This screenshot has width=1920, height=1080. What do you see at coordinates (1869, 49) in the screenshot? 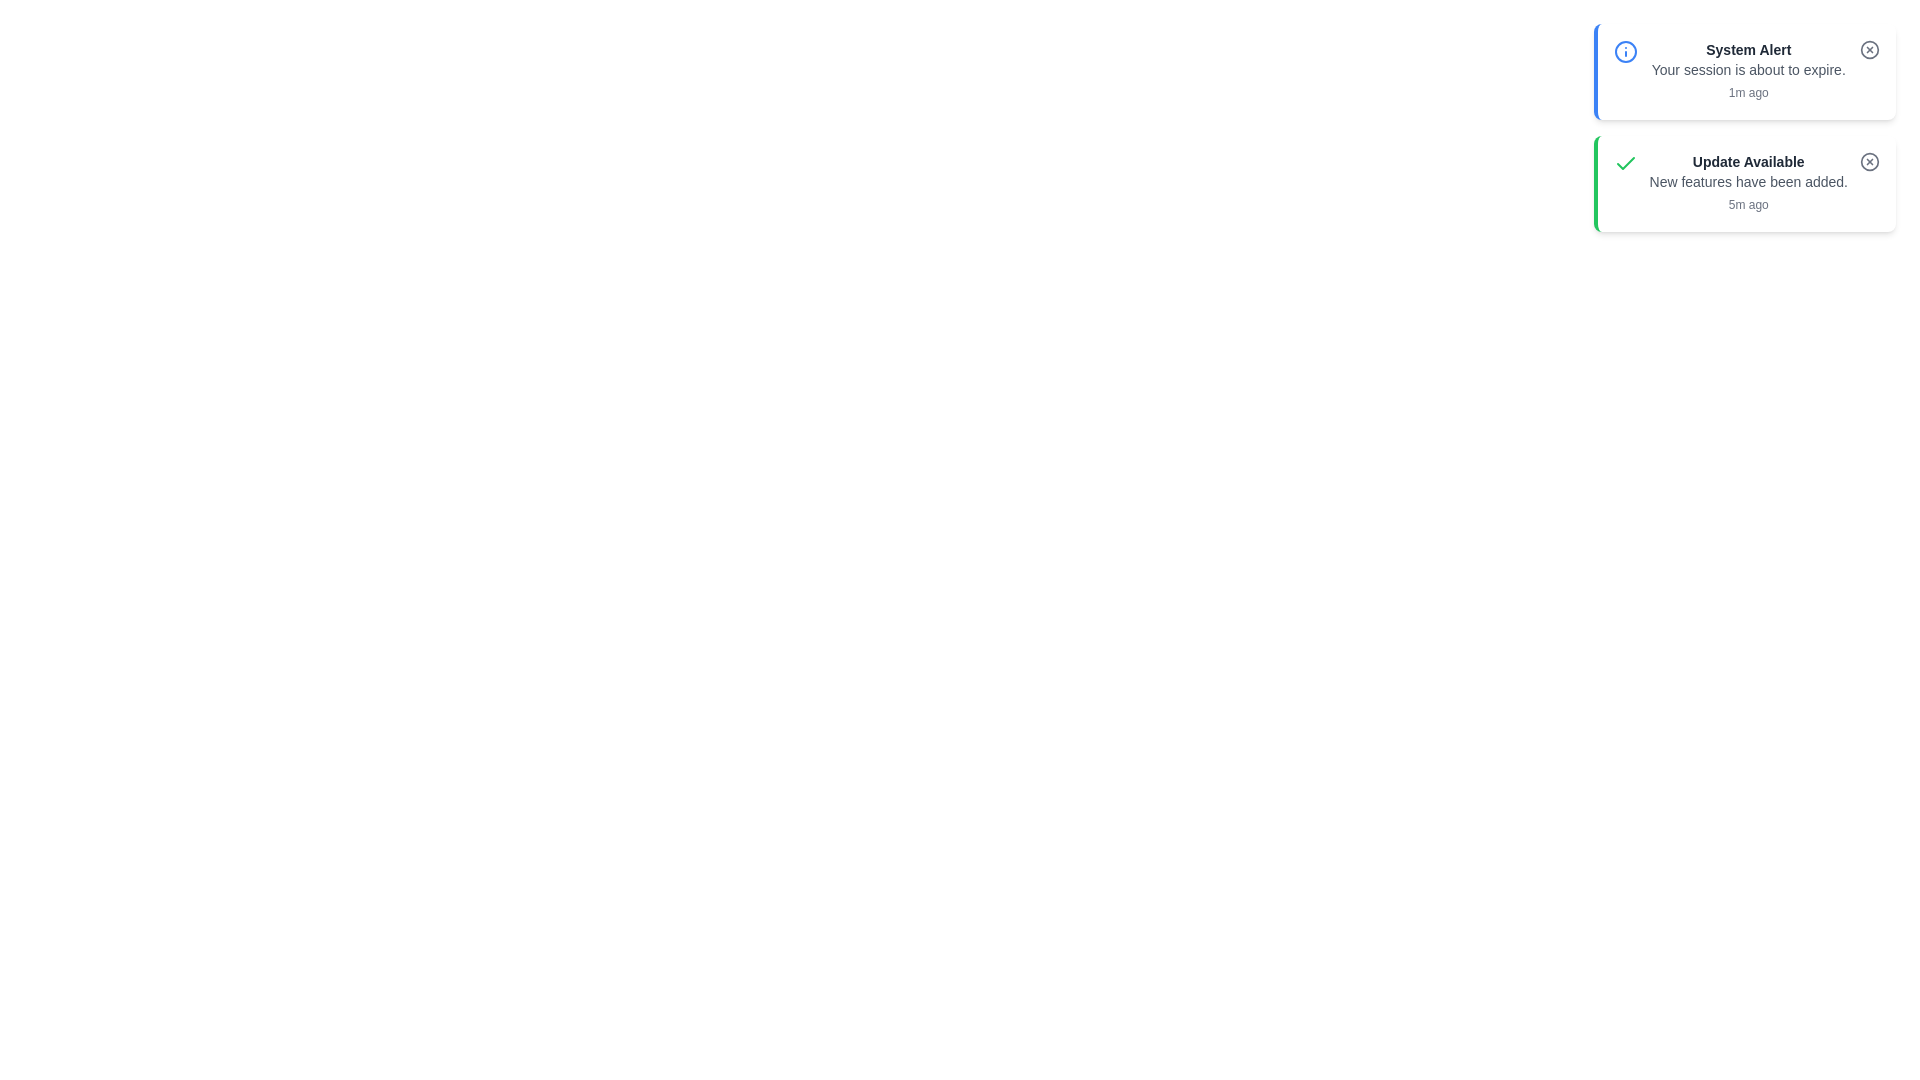
I see `dismiss button for the notification titled 'System Alert'` at bounding box center [1869, 49].